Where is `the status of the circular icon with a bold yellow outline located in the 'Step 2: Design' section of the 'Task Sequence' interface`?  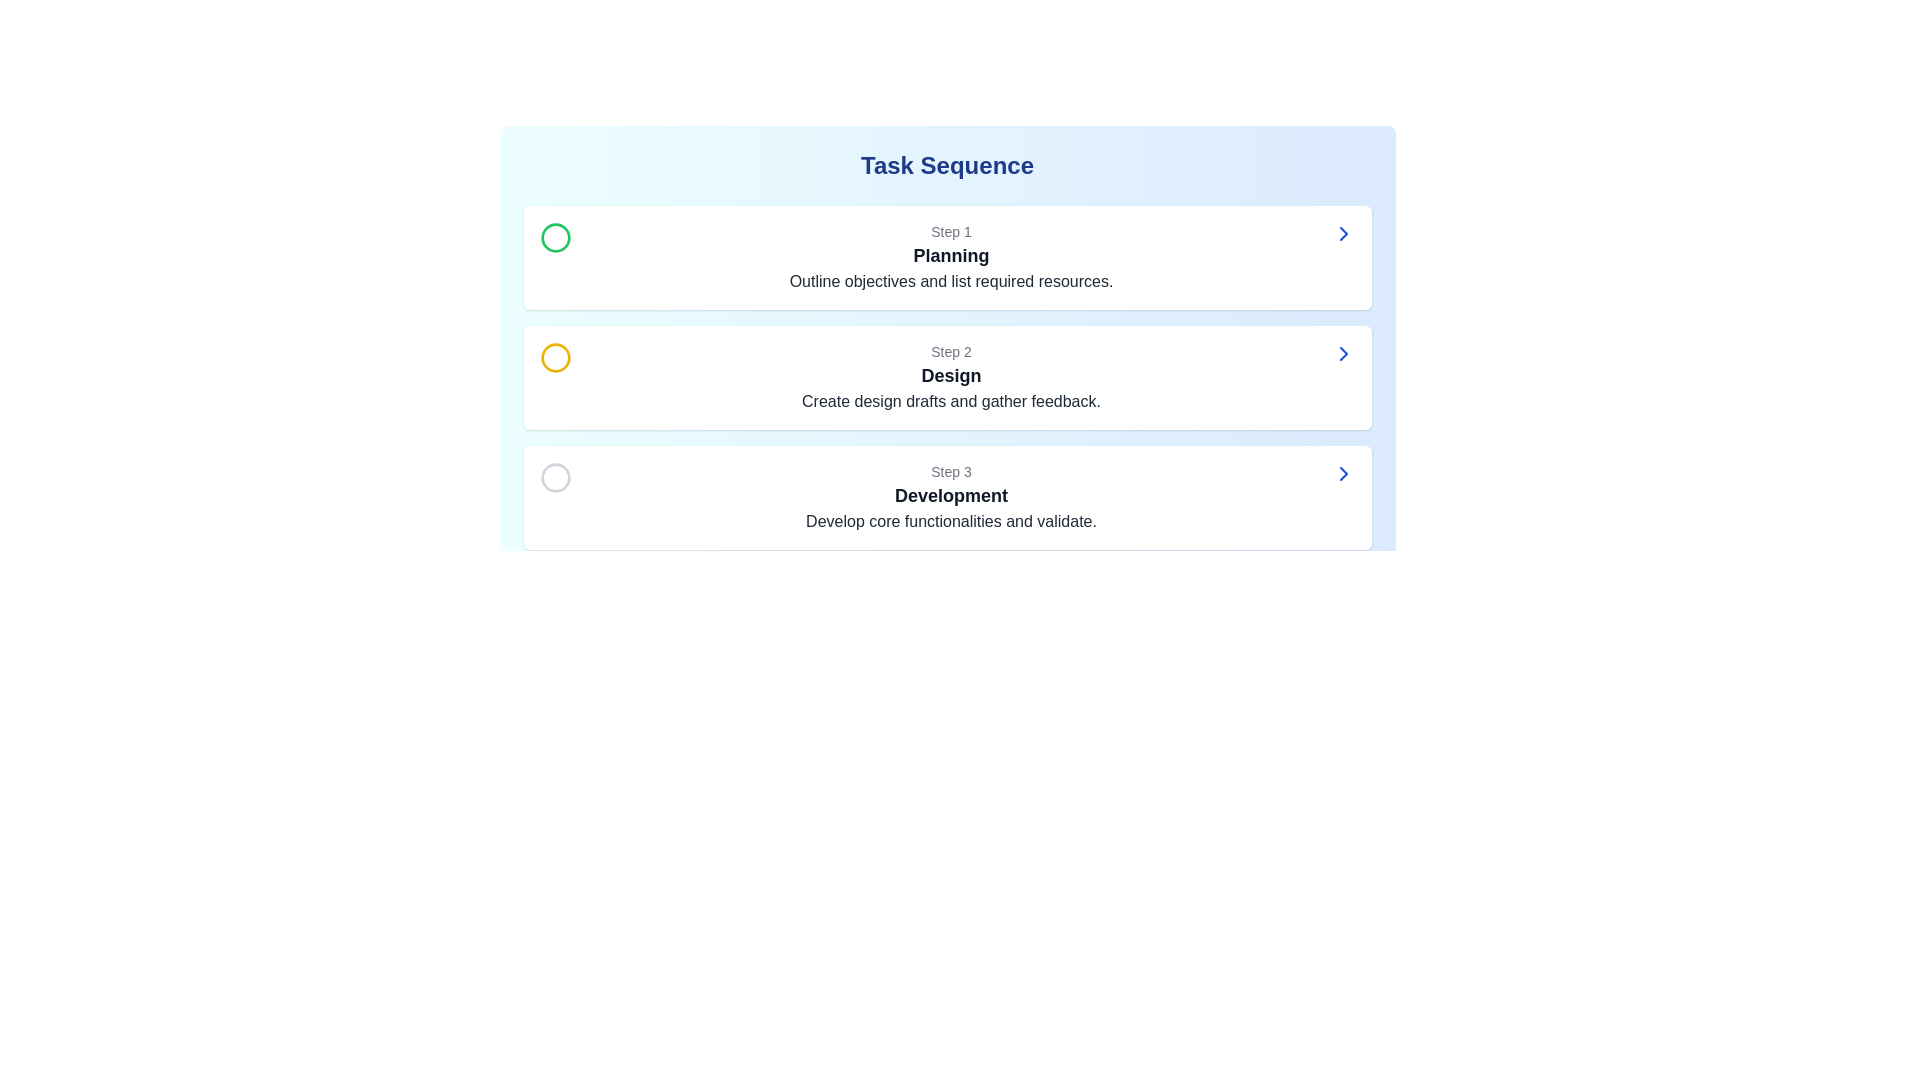 the status of the circular icon with a bold yellow outline located in the 'Step 2: Design' section of the 'Task Sequence' interface is located at coordinates (555, 357).